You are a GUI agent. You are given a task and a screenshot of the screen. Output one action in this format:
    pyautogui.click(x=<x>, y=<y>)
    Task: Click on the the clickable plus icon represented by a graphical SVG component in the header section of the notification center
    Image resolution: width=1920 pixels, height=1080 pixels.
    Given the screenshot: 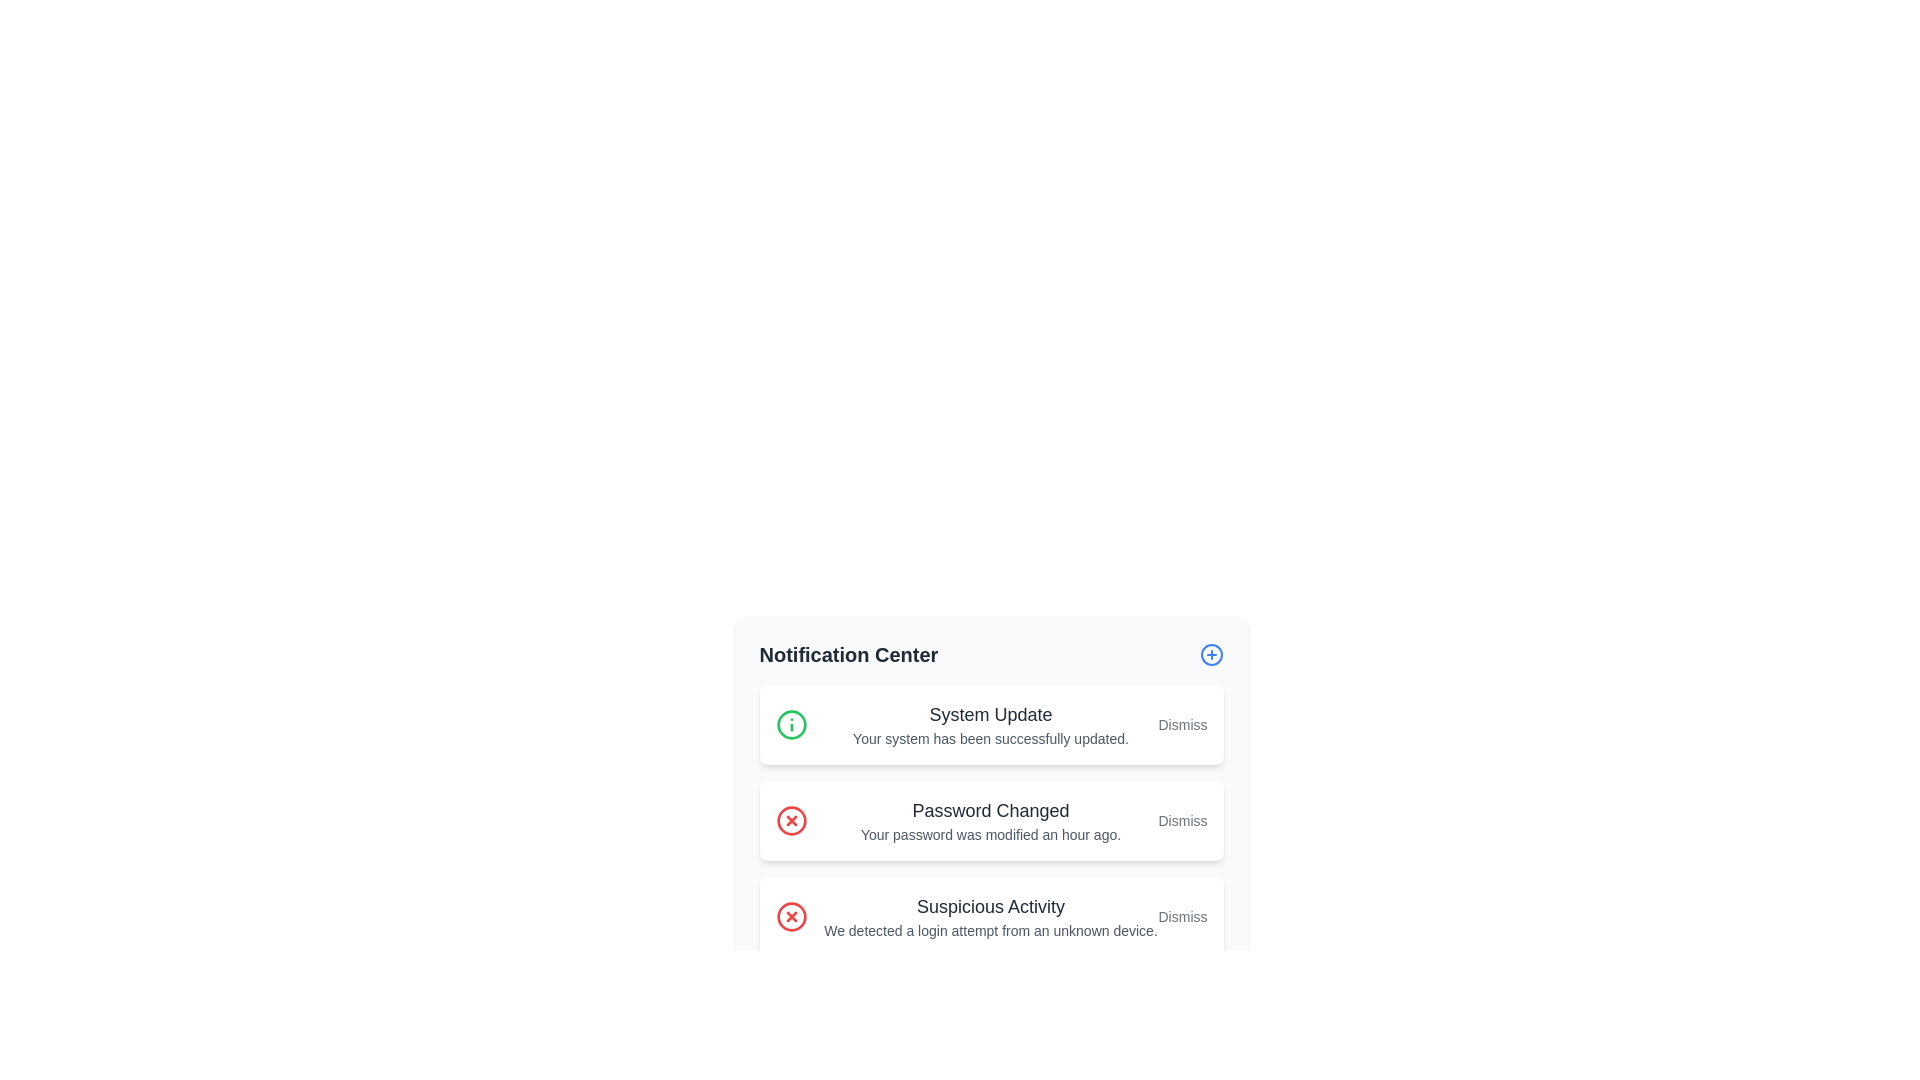 What is the action you would take?
    pyautogui.click(x=1210, y=655)
    